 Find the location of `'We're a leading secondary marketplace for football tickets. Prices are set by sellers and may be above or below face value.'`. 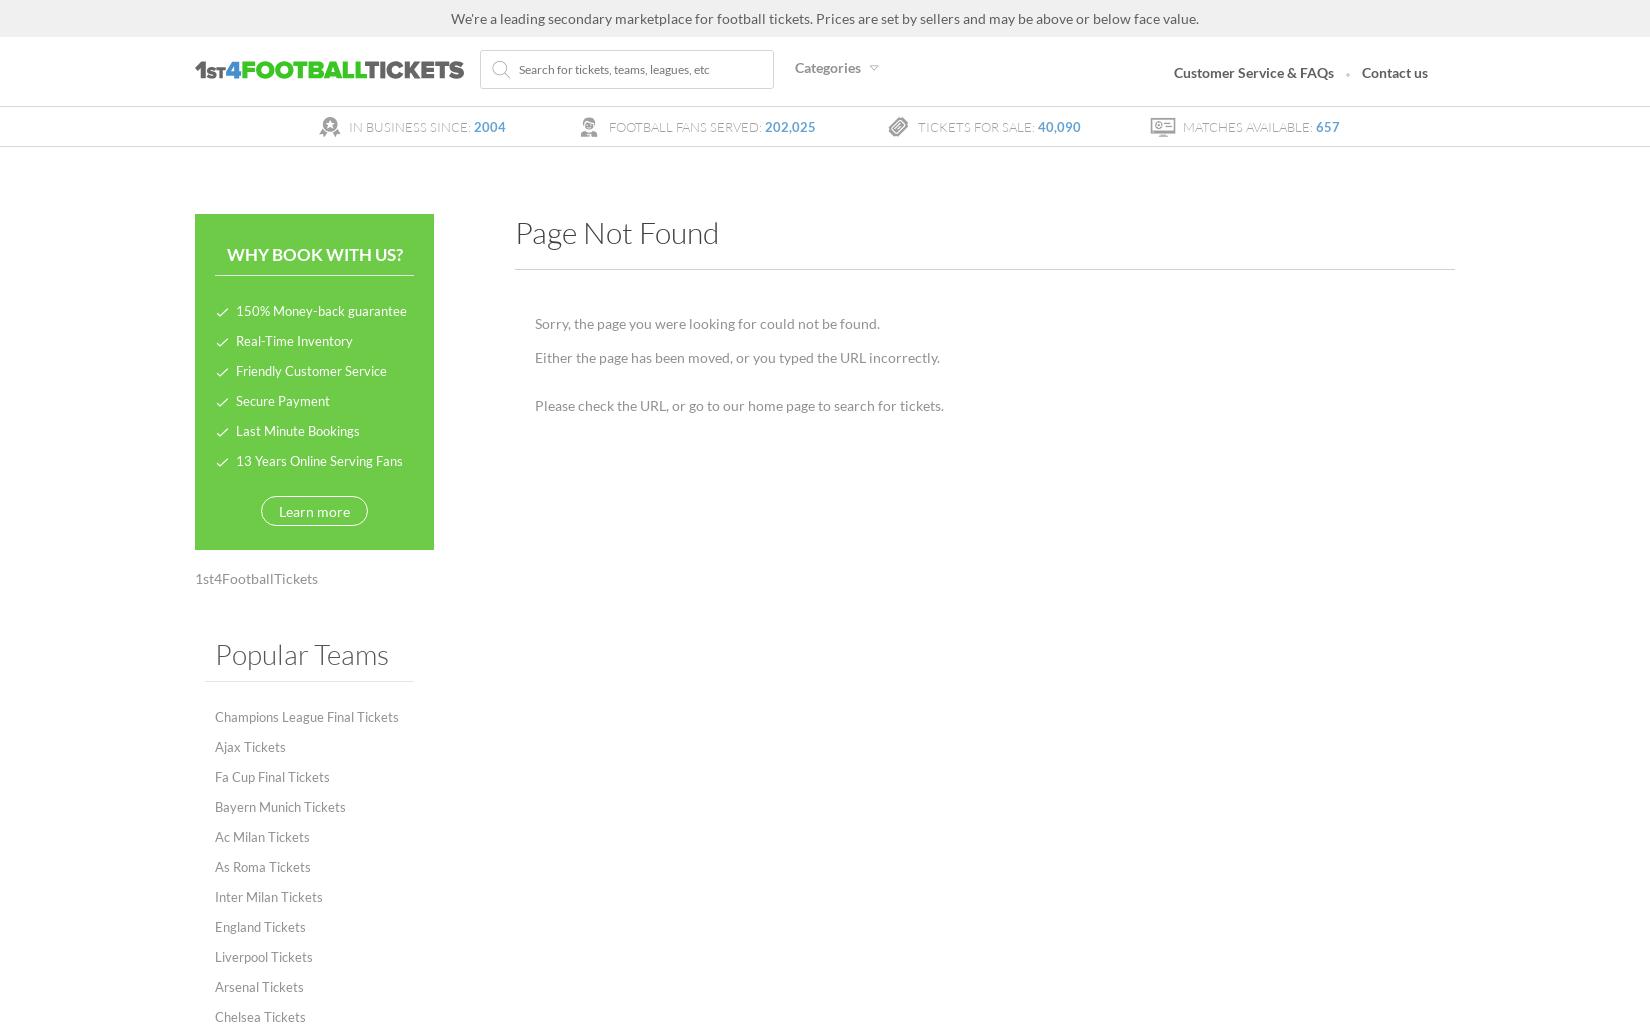

'We're a leading secondary marketplace for football tickets. Prices are set by sellers and may be above or below face value.' is located at coordinates (825, 18).